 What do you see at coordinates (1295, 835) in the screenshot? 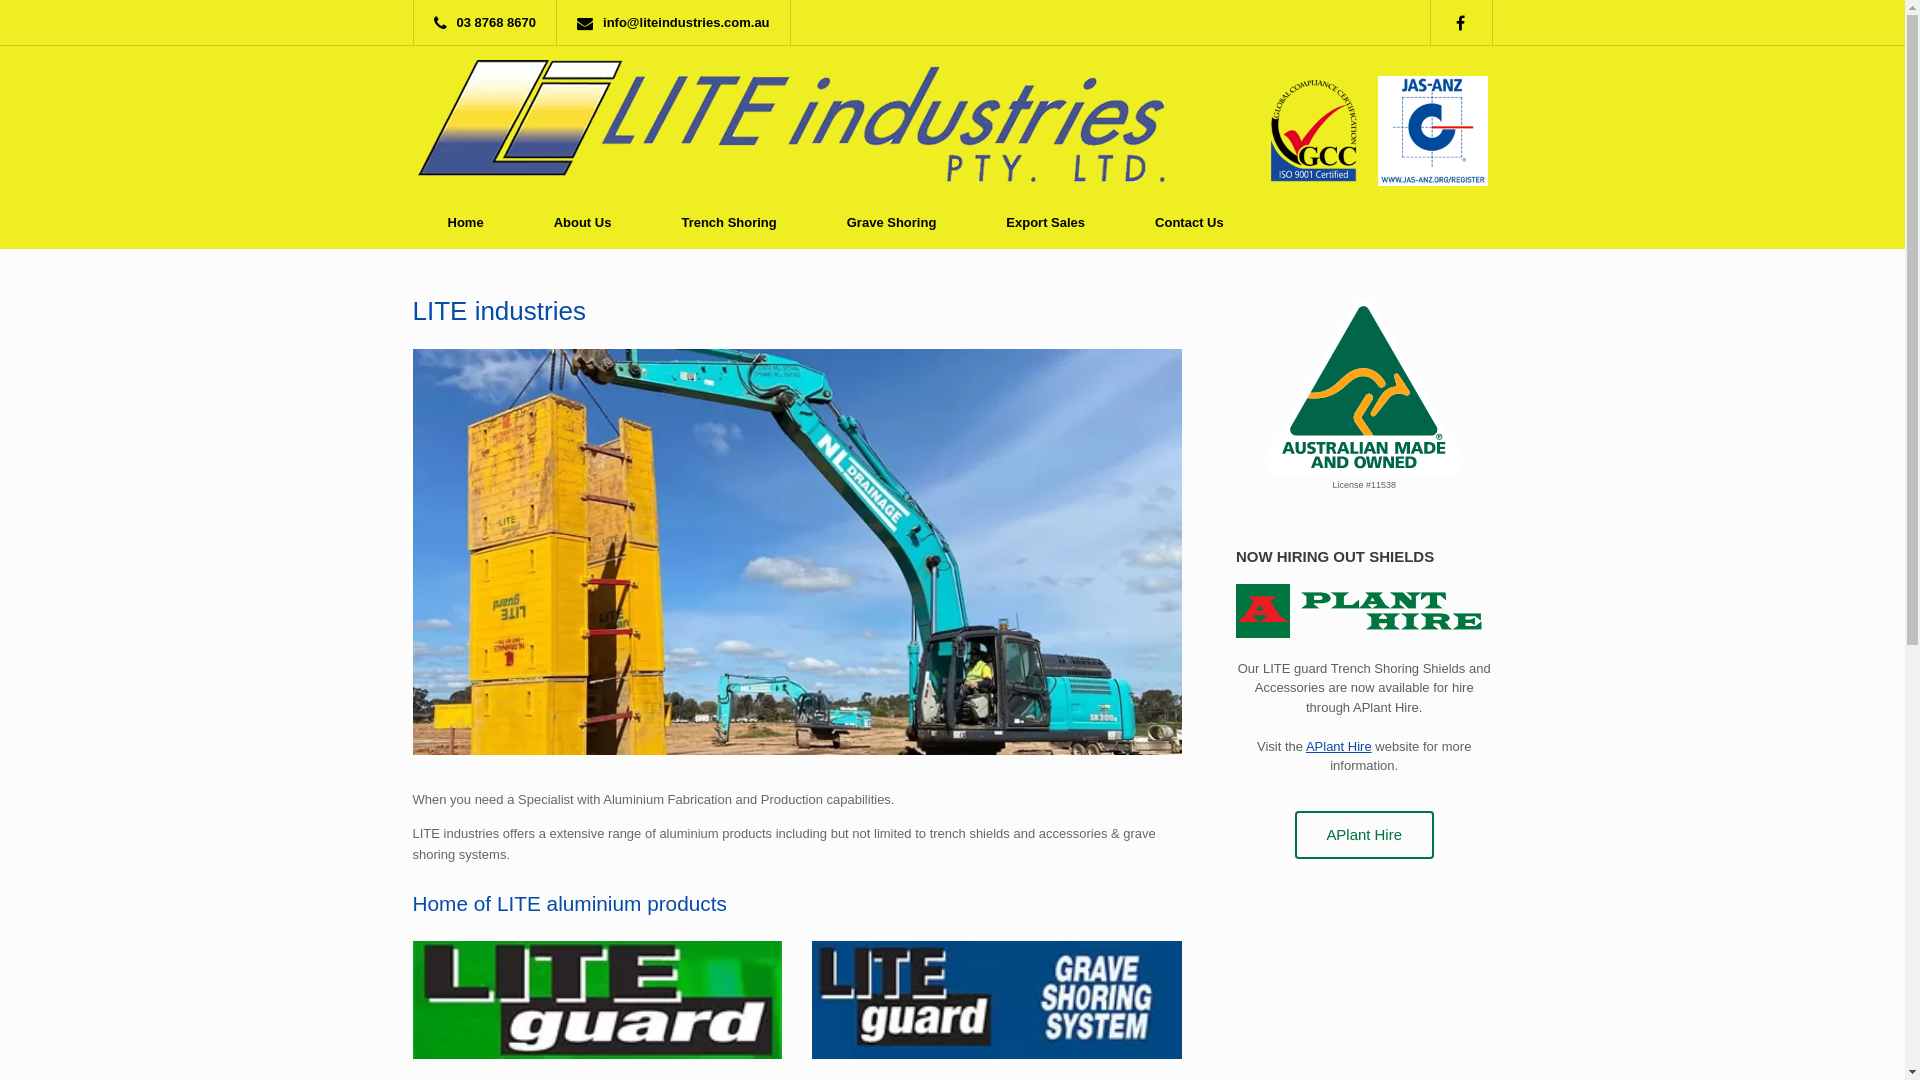
I see `'APlant Hire'` at bounding box center [1295, 835].